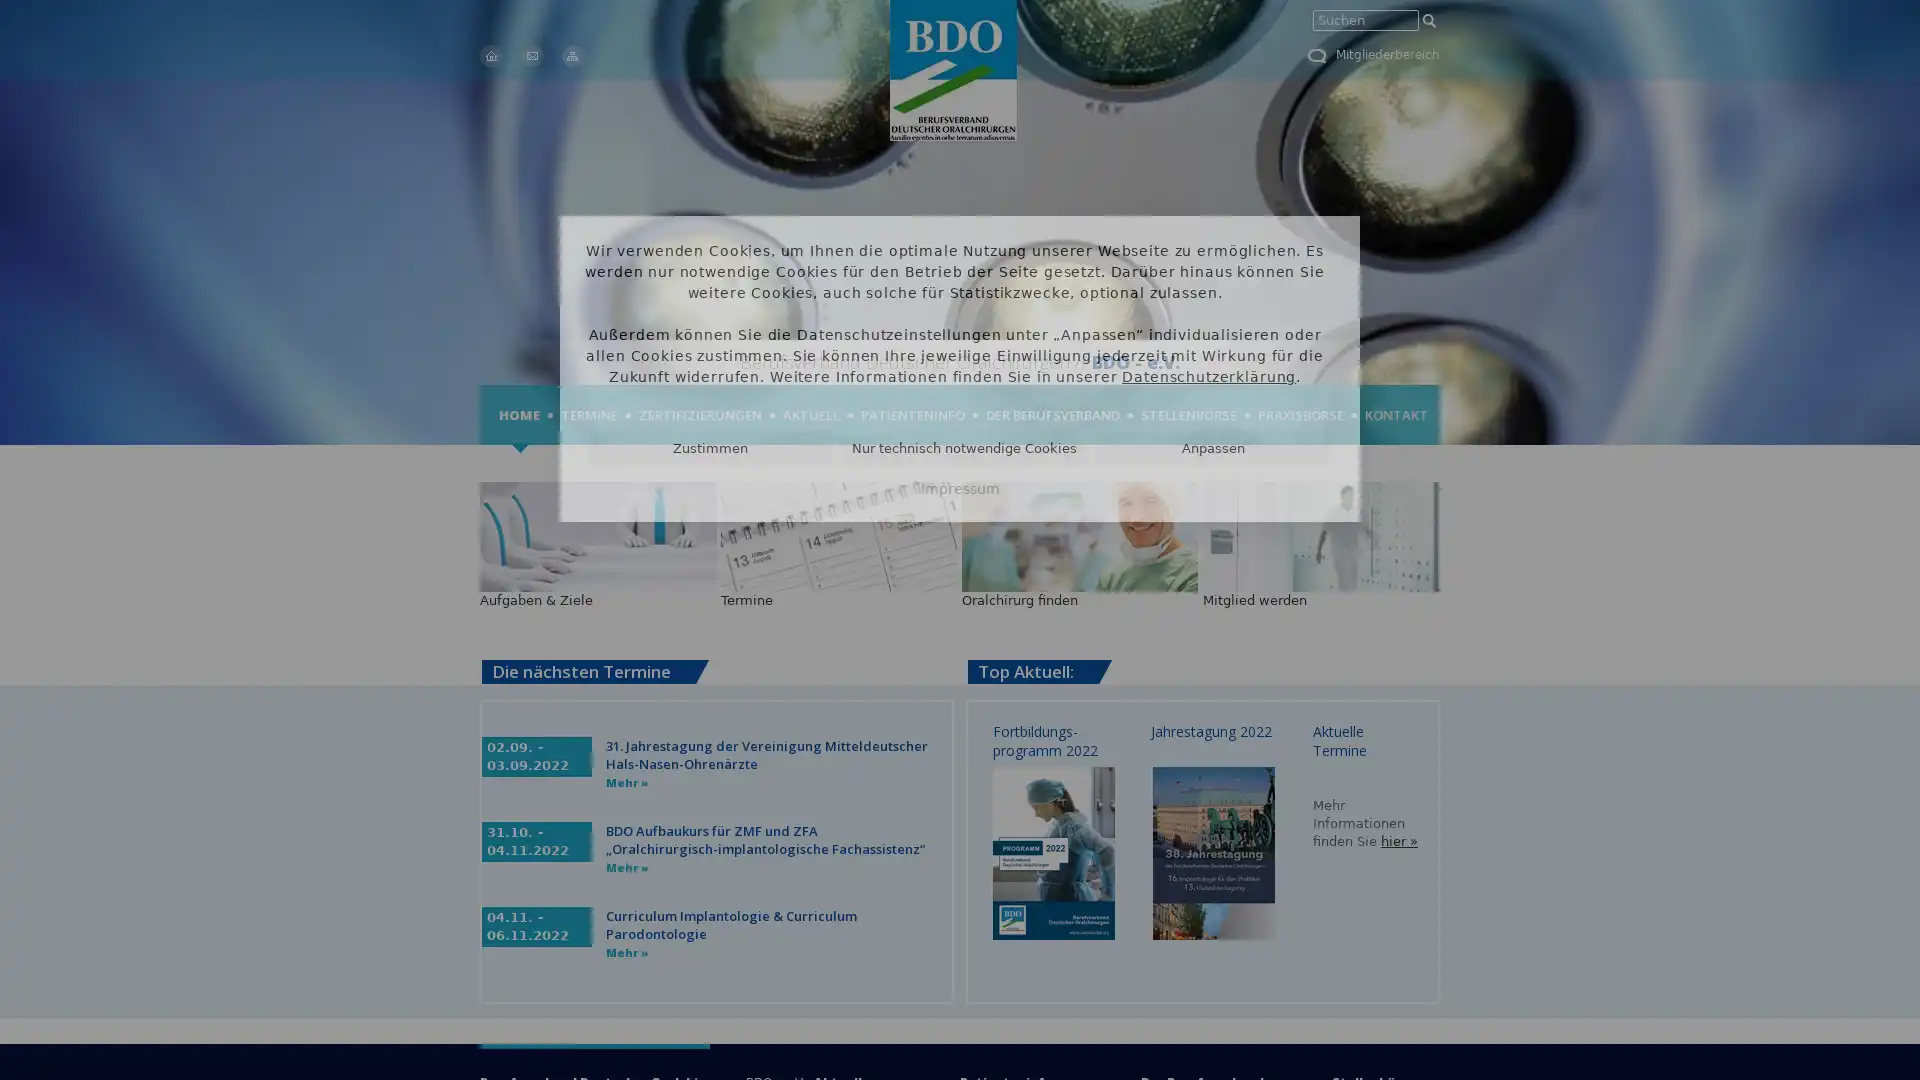  Describe the element at coordinates (963, 447) in the screenshot. I see `Nur technisch notwendige Cookies` at that location.